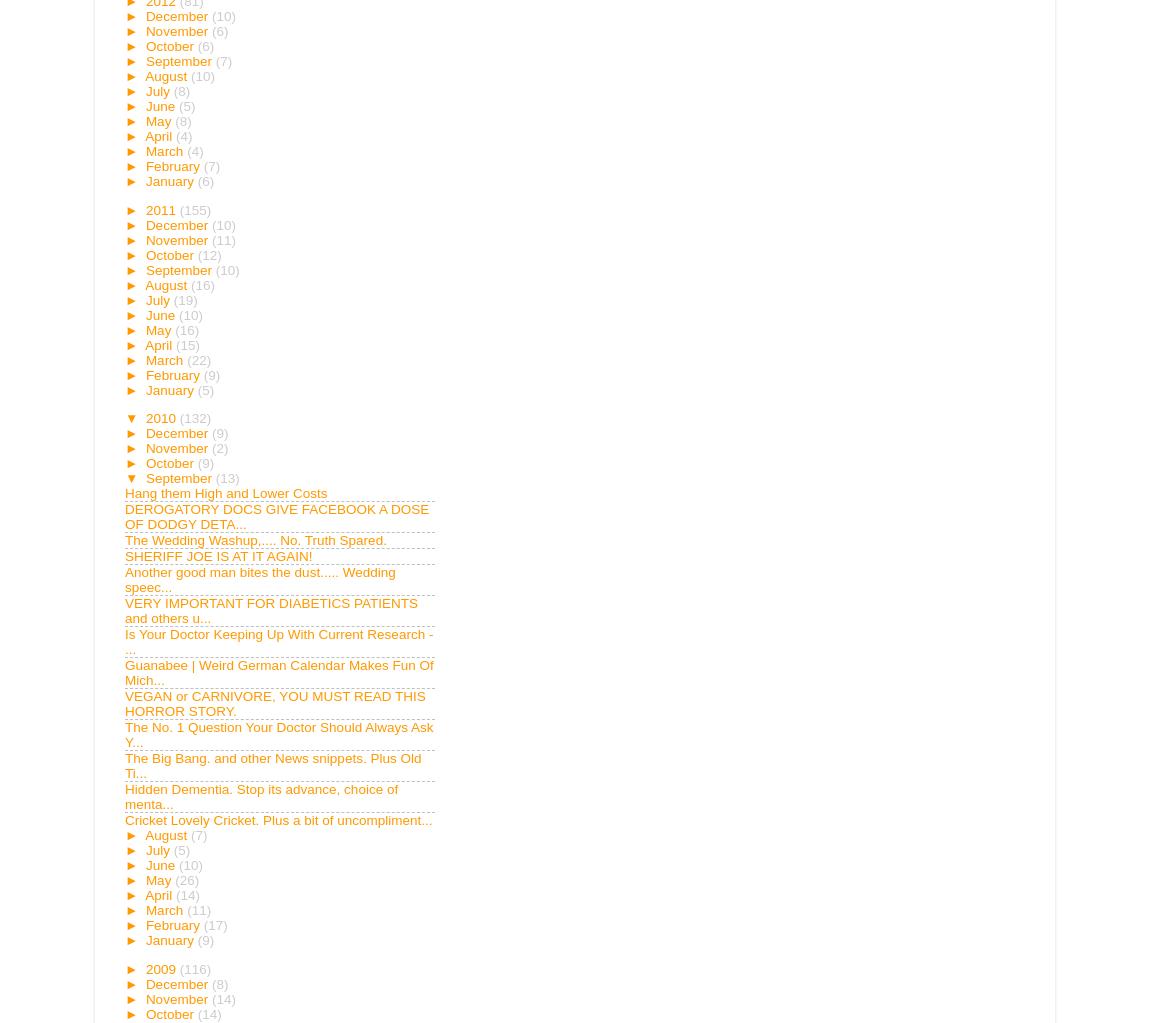 This screenshot has width=1150, height=1023. I want to click on 'VEGAN or CARNIVORE, YOU MUST READ THIS HORROR STORY.', so click(273, 703).